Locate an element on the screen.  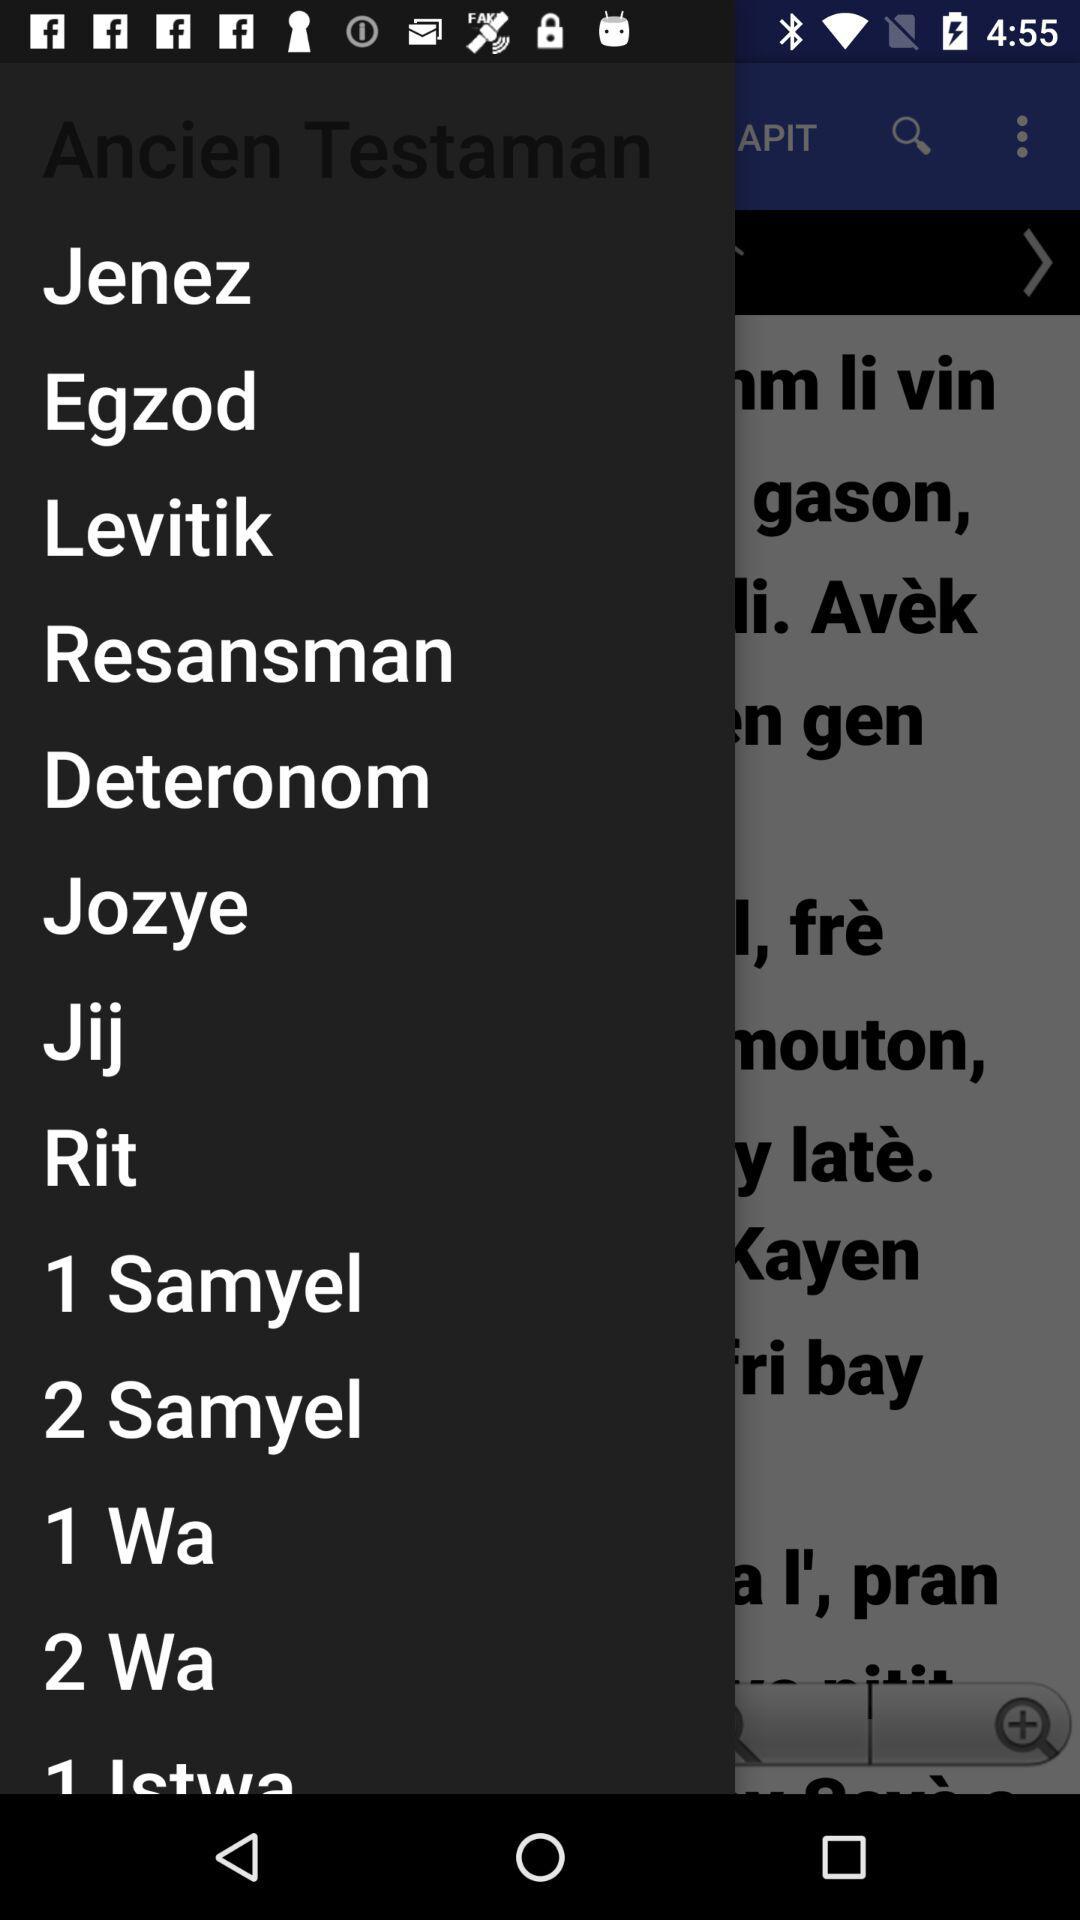
the next option on the top right corner is located at coordinates (1036, 261).